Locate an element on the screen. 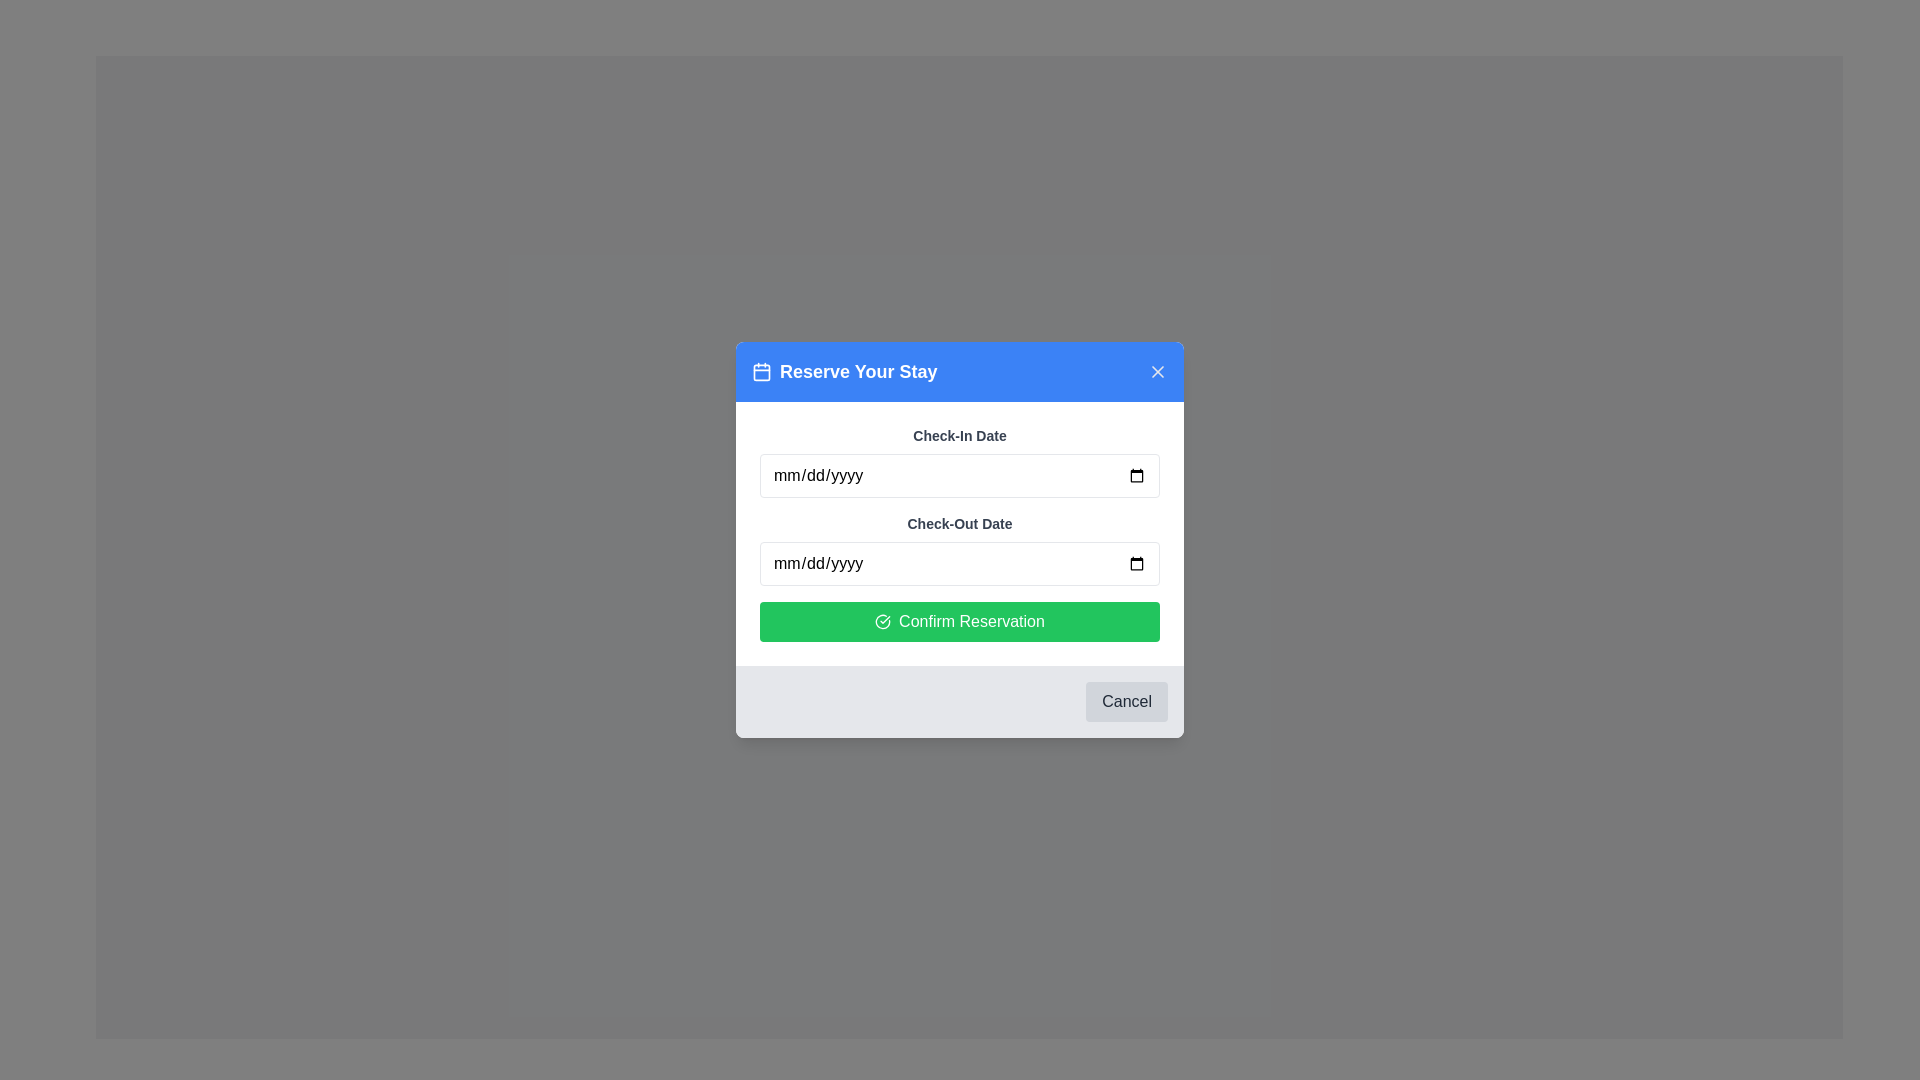 The width and height of the screenshot is (1920, 1080). the small square button resembling a close or cancel icon ('X') is located at coordinates (1157, 371).